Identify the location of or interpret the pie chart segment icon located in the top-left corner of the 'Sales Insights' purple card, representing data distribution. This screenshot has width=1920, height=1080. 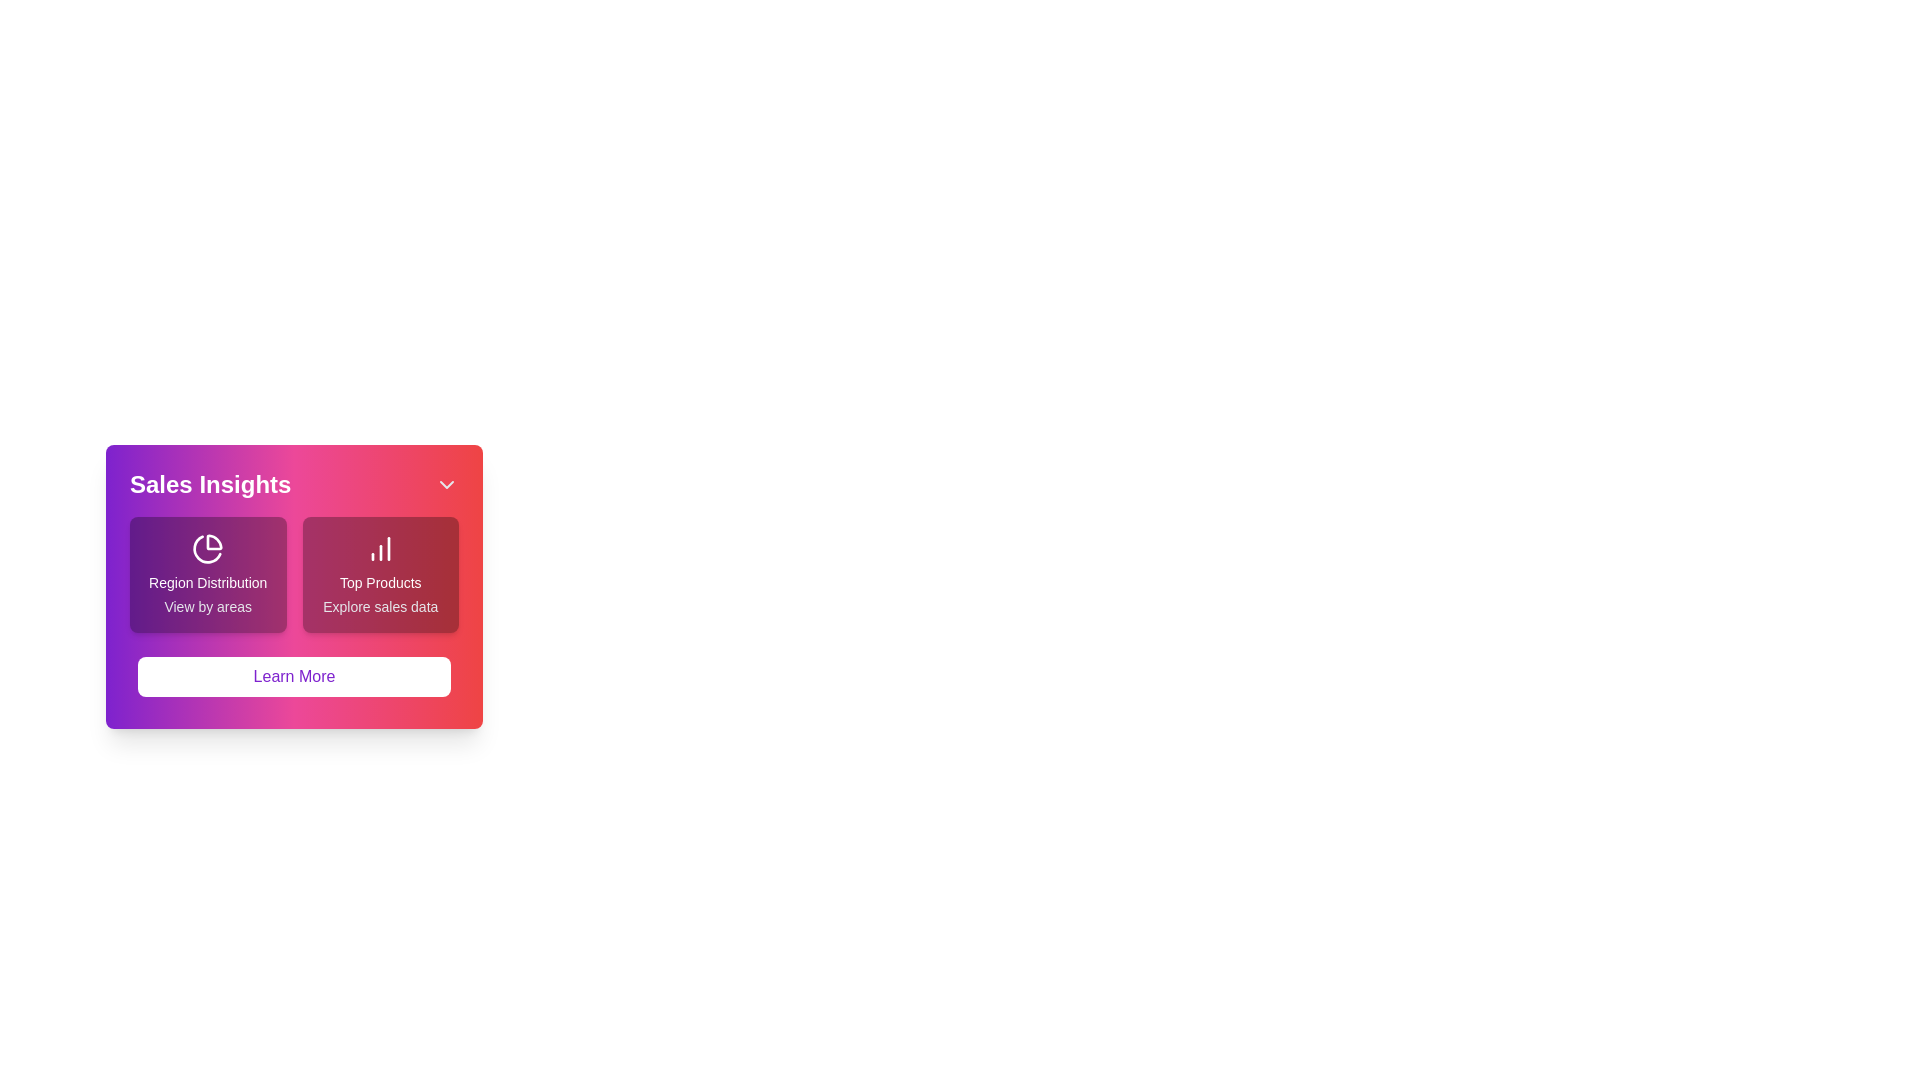
(214, 542).